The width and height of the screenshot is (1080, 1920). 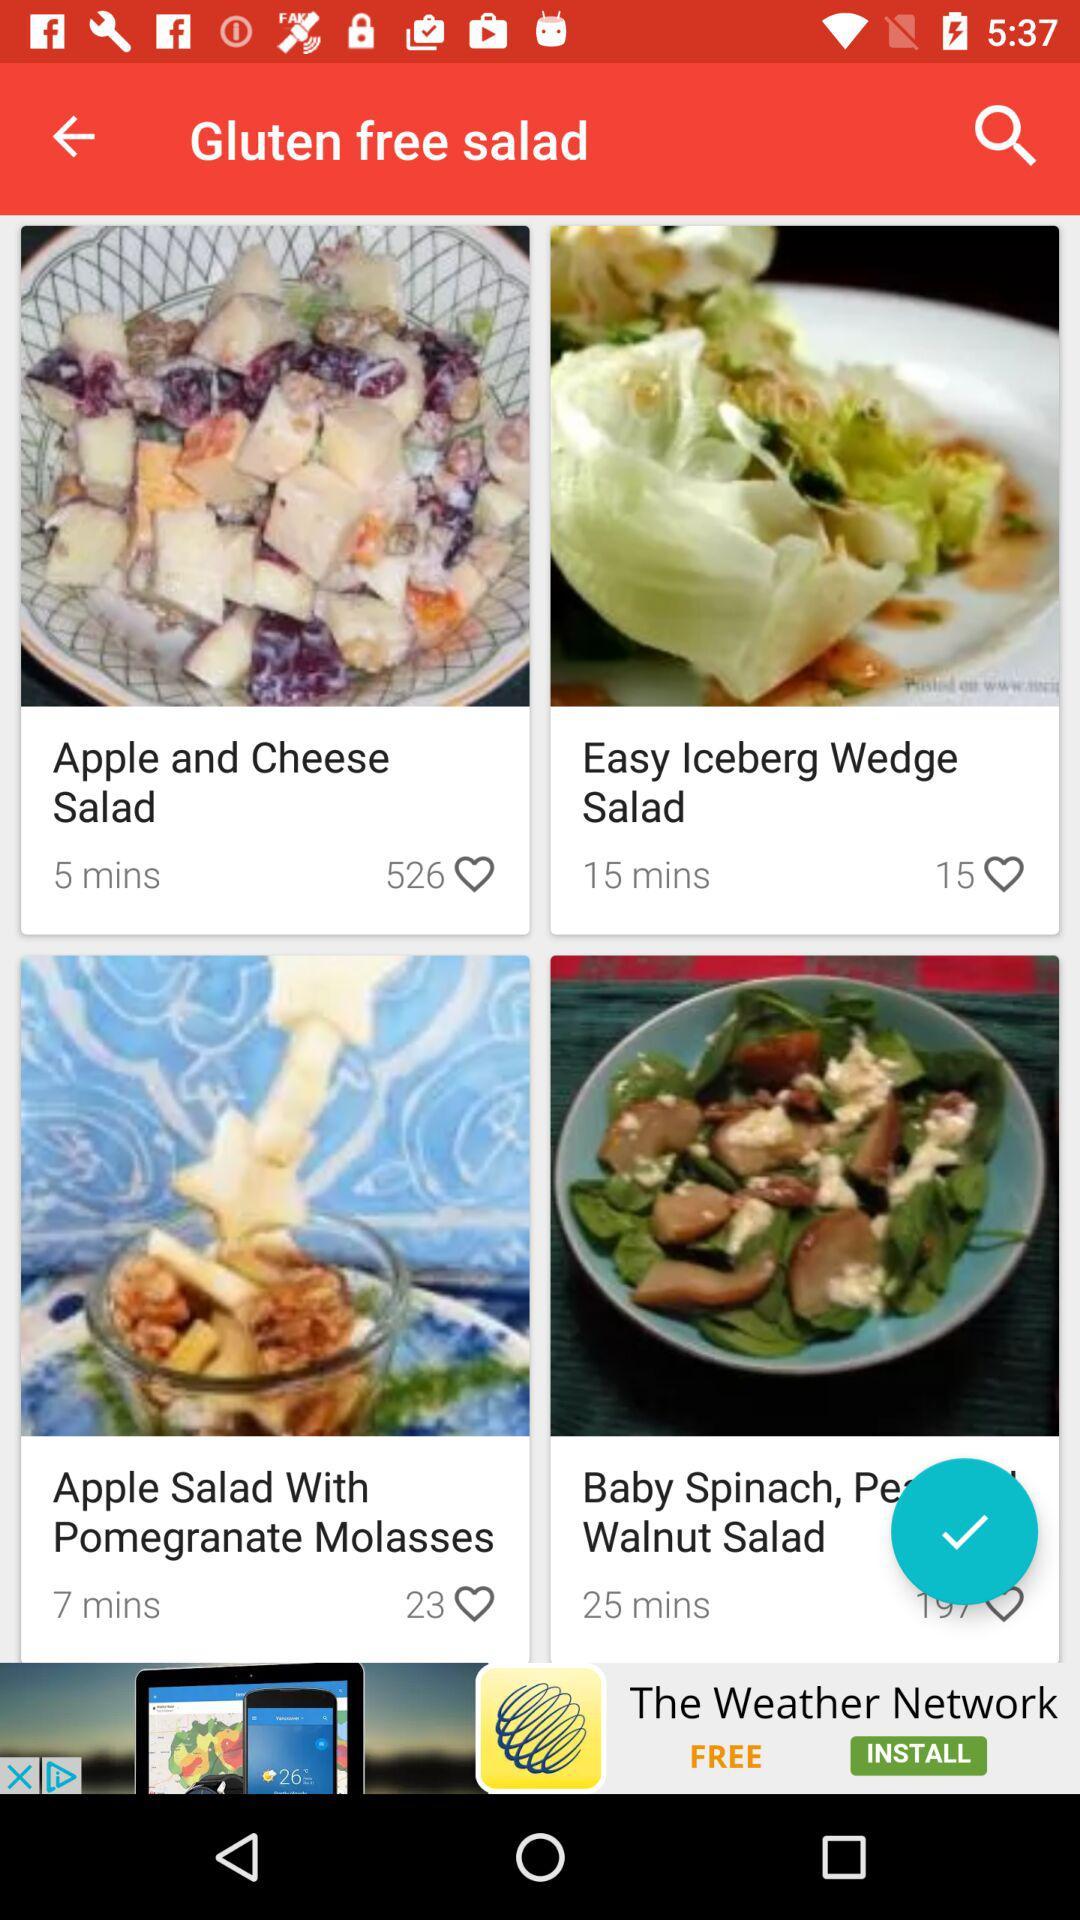 What do you see at coordinates (540, 1727) in the screenshot?
I see `advertisement page` at bounding box center [540, 1727].